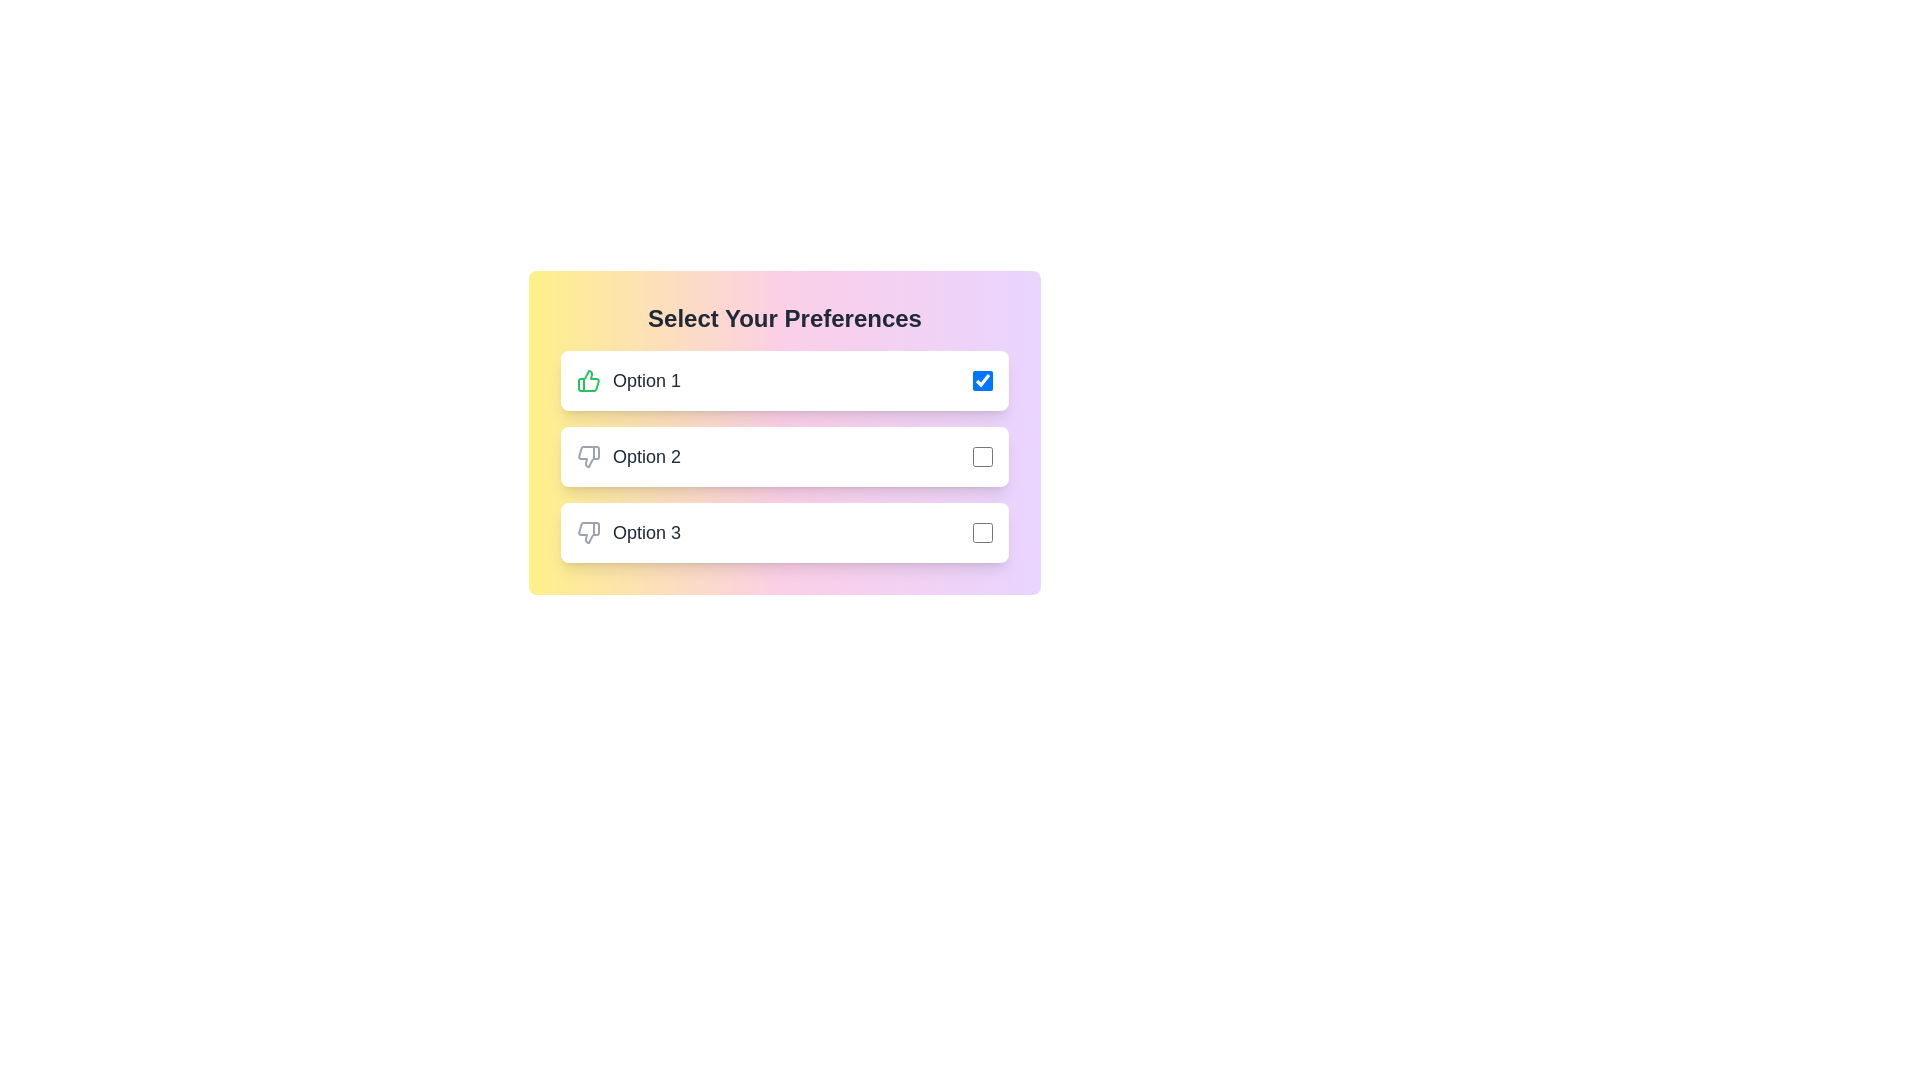 This screenshot has width=1920, height=1080. Describe the element at coordinates (588, 381) in the screenshot. I see `the non-interactive graphical representation icon located on the left side of 'Option 1'` at that location.